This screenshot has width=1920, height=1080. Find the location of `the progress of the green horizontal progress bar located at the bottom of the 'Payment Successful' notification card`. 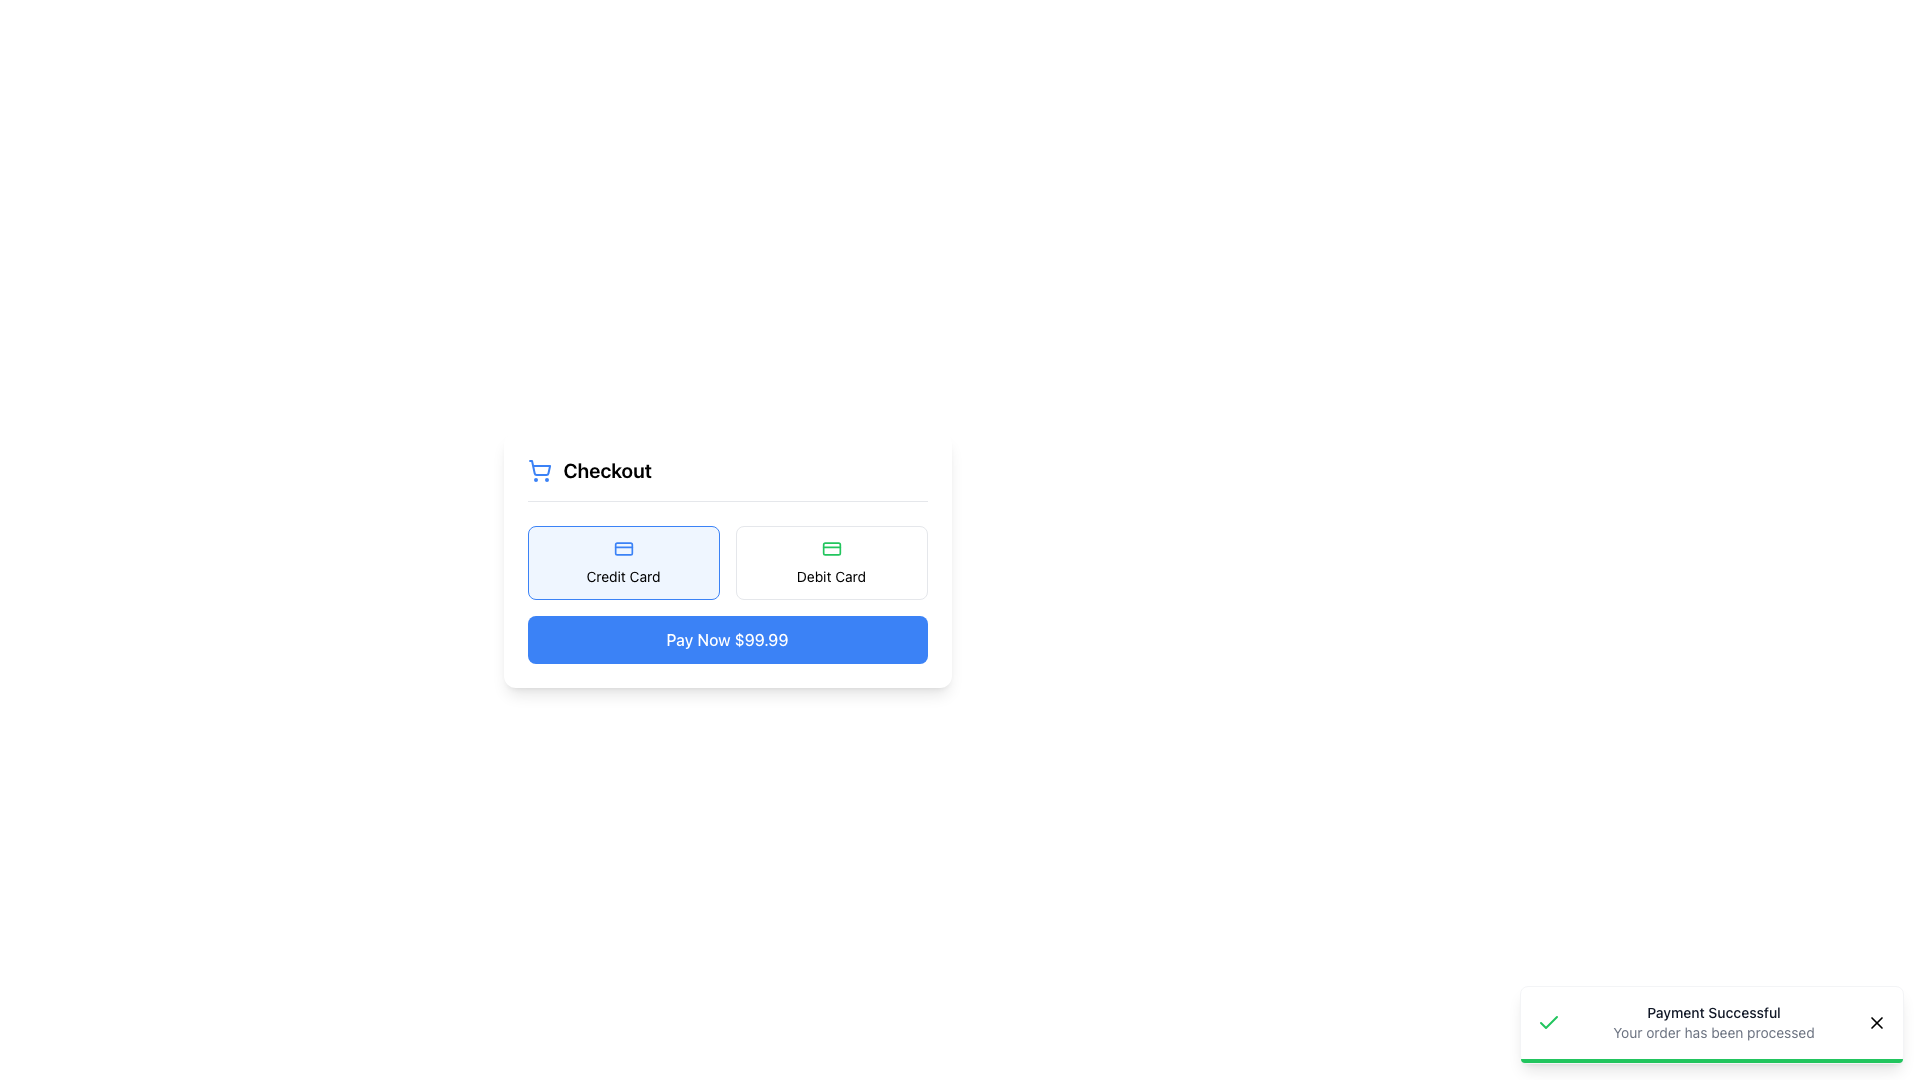

the progress of the green horizontal progress bar located at the bottom of the 'Payment Successful' notification card is located at coordinates (1711, 1059).